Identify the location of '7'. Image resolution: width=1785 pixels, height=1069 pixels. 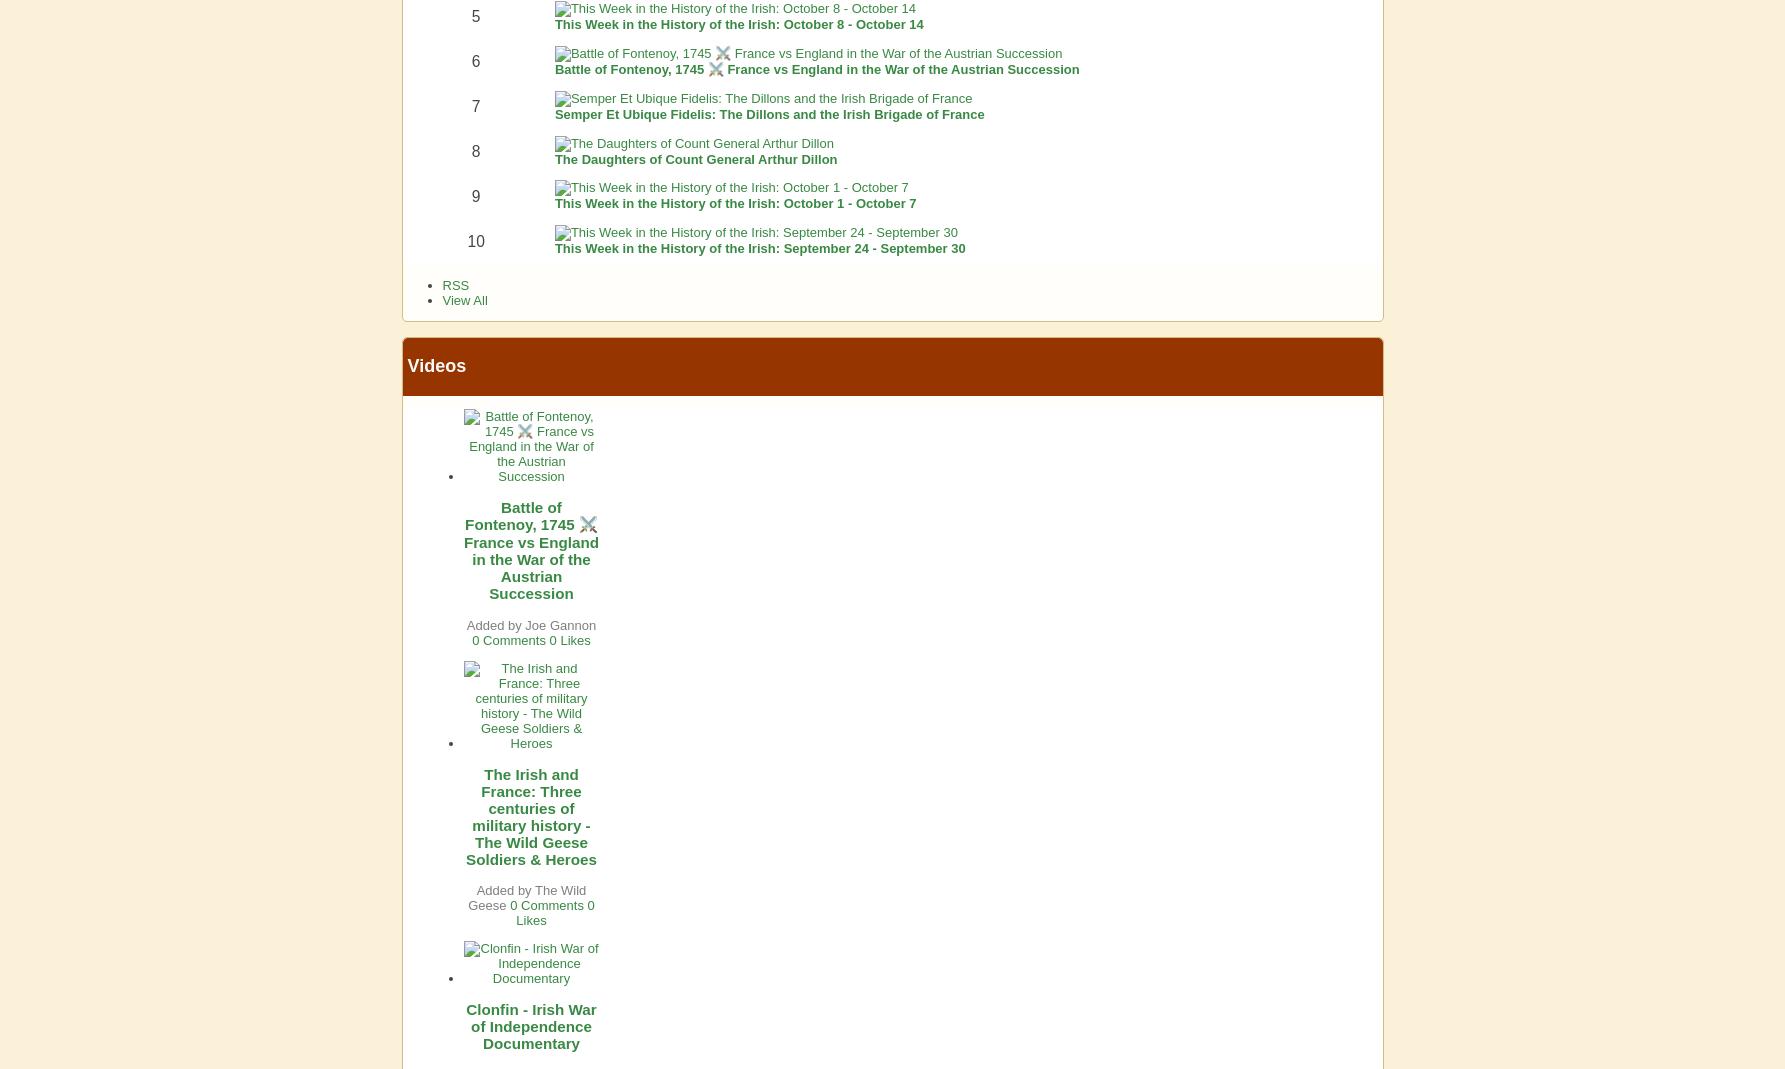
(474, 105).